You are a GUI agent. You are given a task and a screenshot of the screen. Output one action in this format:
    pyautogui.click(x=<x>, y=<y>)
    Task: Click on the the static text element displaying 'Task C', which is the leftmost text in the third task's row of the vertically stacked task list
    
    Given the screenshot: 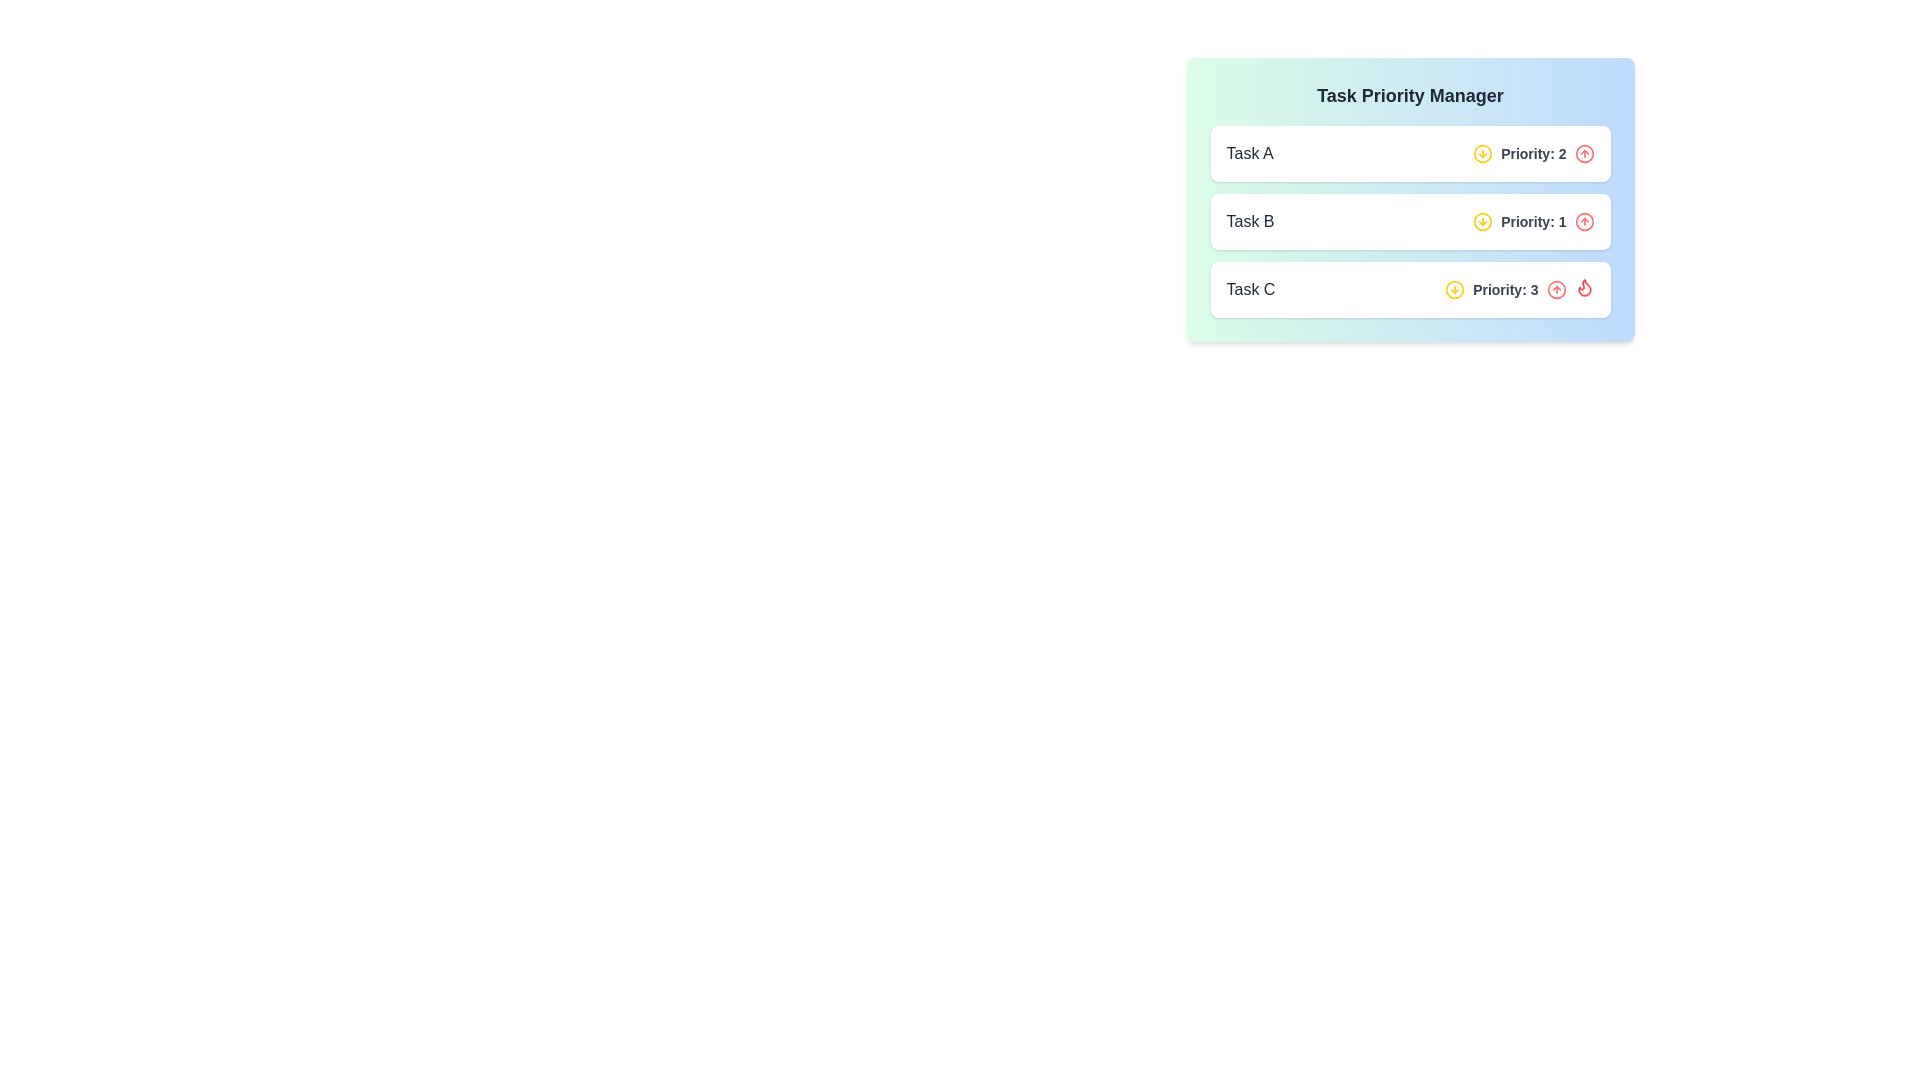 What is the action you would take?
    pyautogui.click(x=1249, y=289)
    